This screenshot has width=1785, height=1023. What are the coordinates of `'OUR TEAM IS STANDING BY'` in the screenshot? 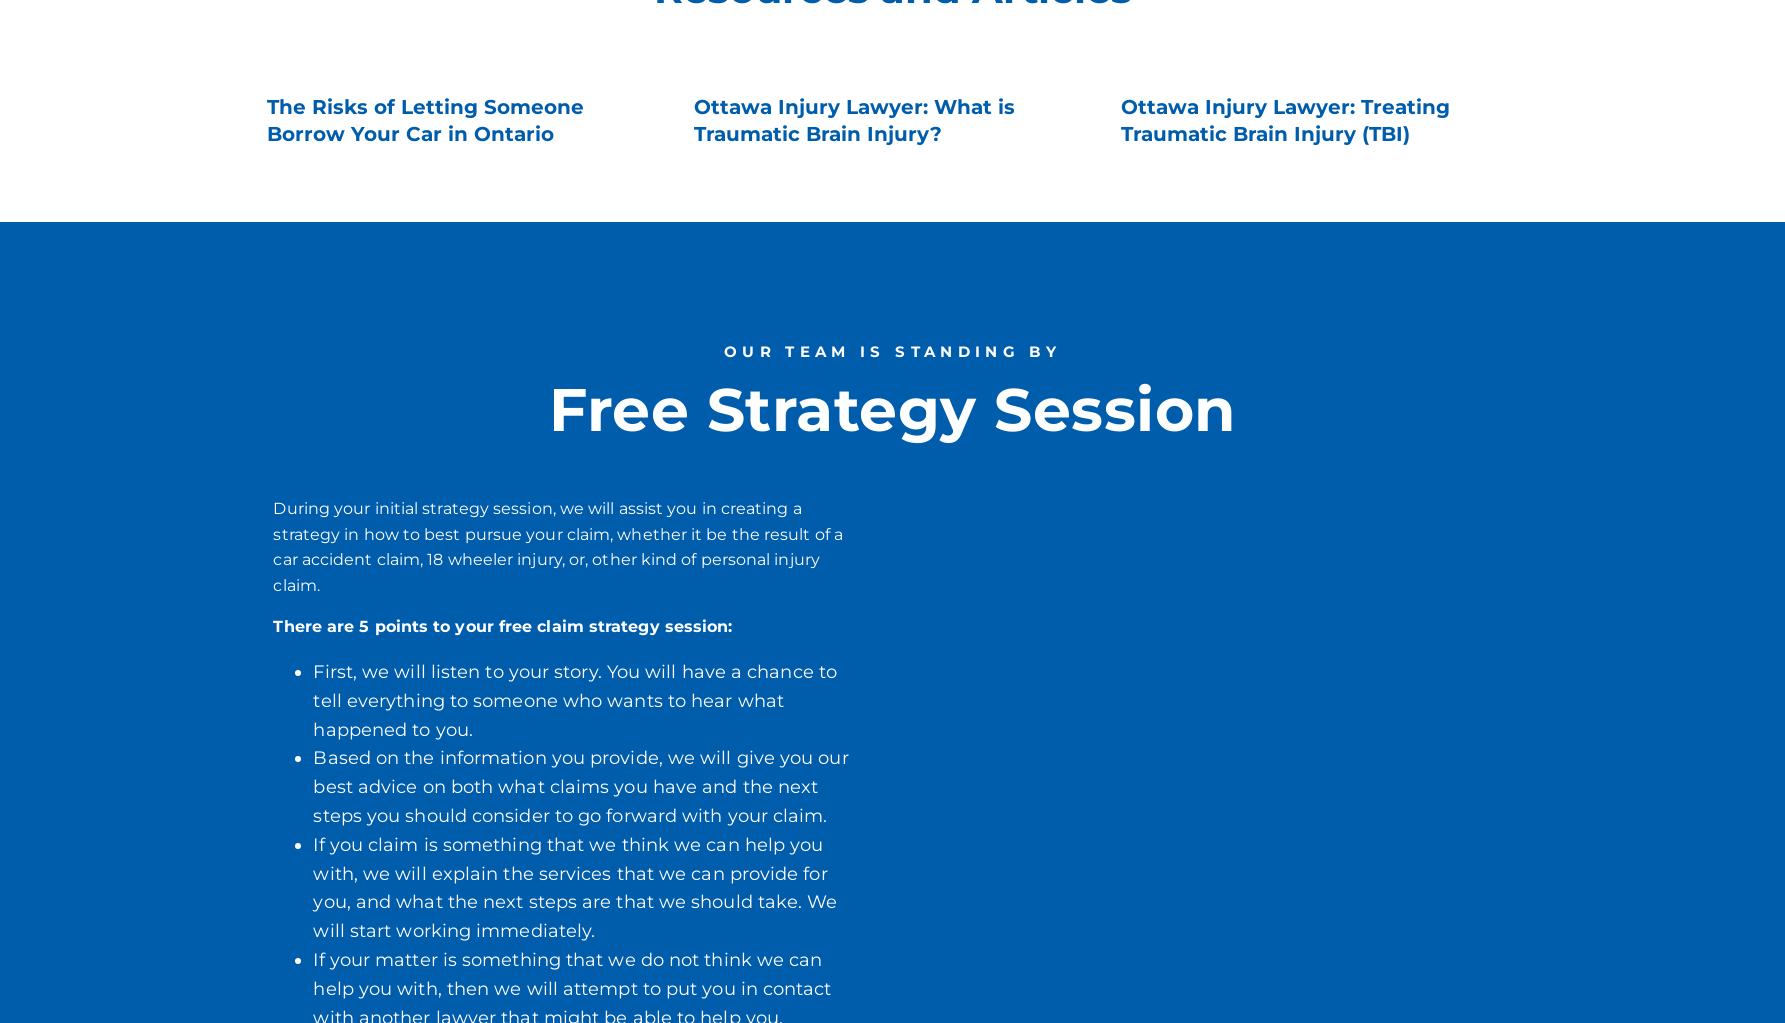 It's located at (891, 350).